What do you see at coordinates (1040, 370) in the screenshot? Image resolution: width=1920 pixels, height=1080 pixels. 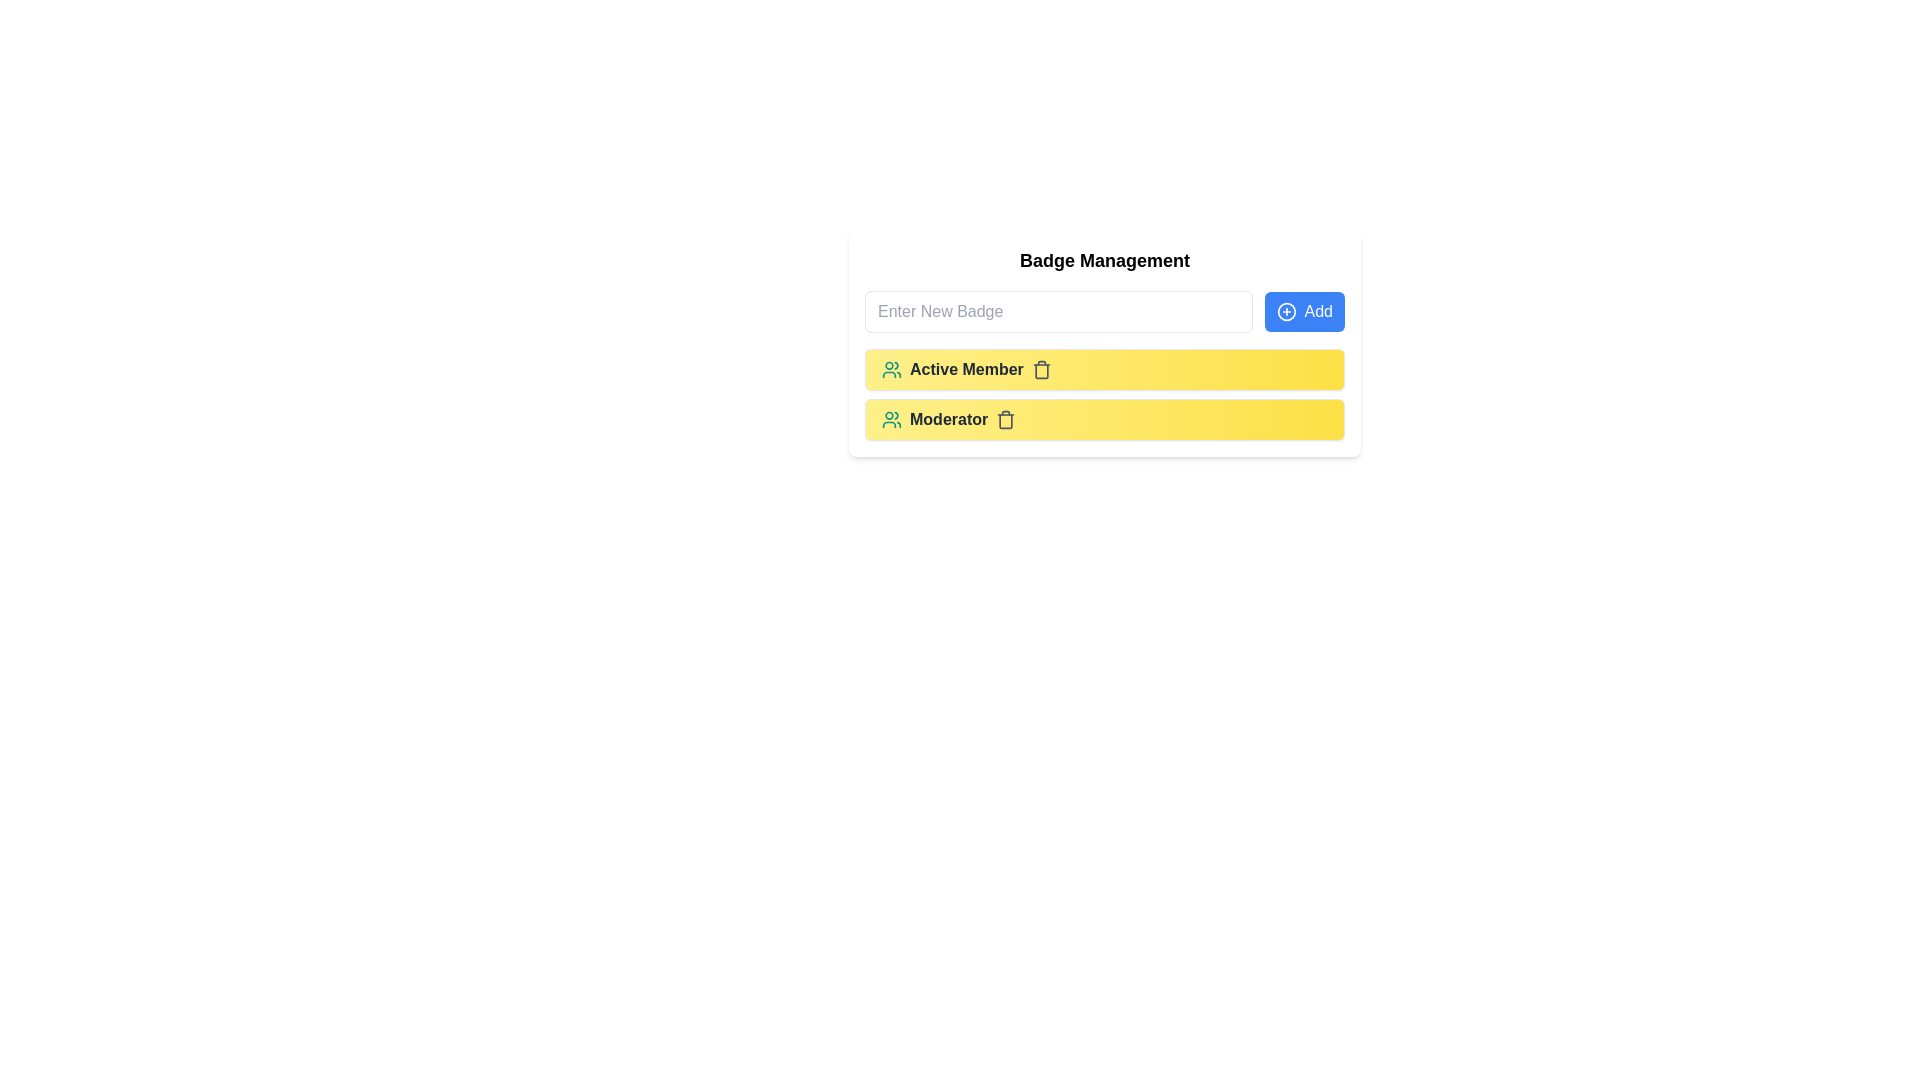 I see `trash icon to remove the badge labeled Active Member` at bounding box center [1040, 370].